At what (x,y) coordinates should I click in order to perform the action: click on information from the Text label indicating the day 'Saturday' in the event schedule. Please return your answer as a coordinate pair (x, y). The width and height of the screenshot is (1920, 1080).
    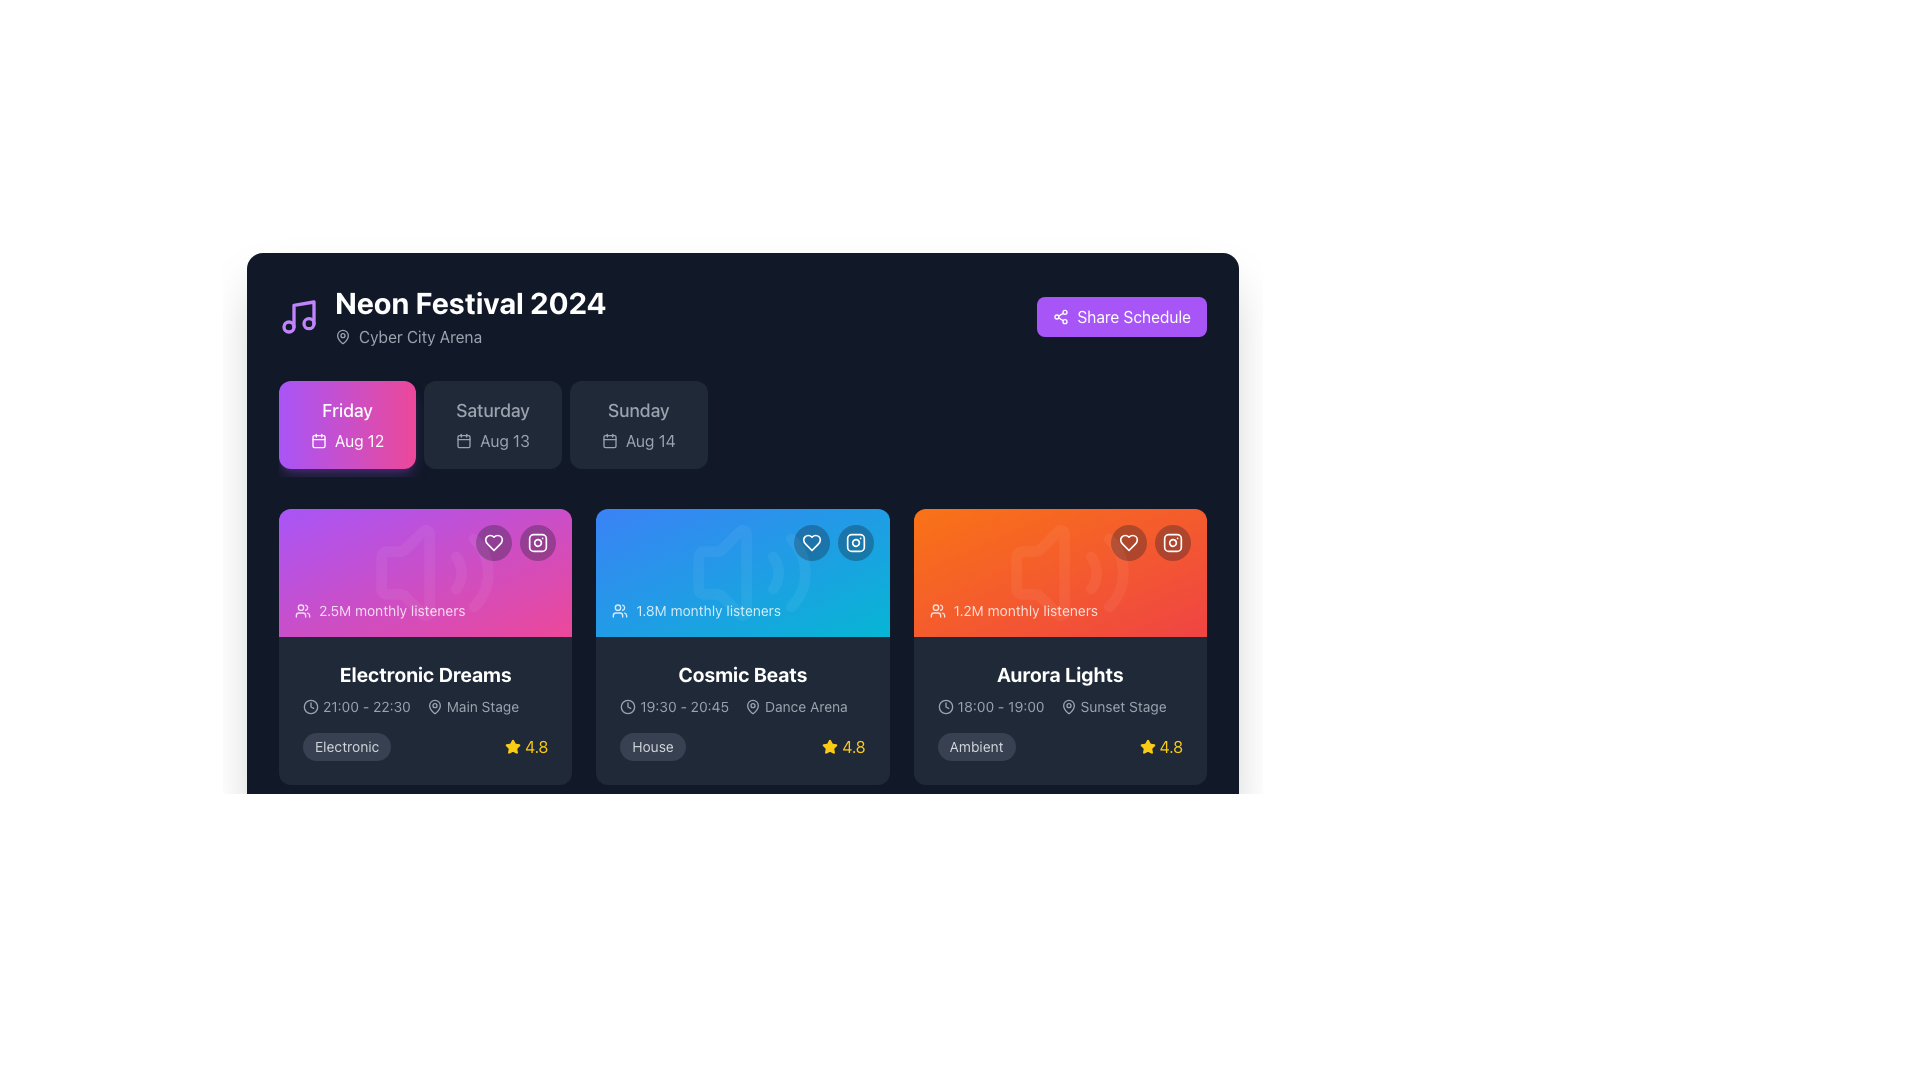
    Looking at the image, I should click on (493, 410).